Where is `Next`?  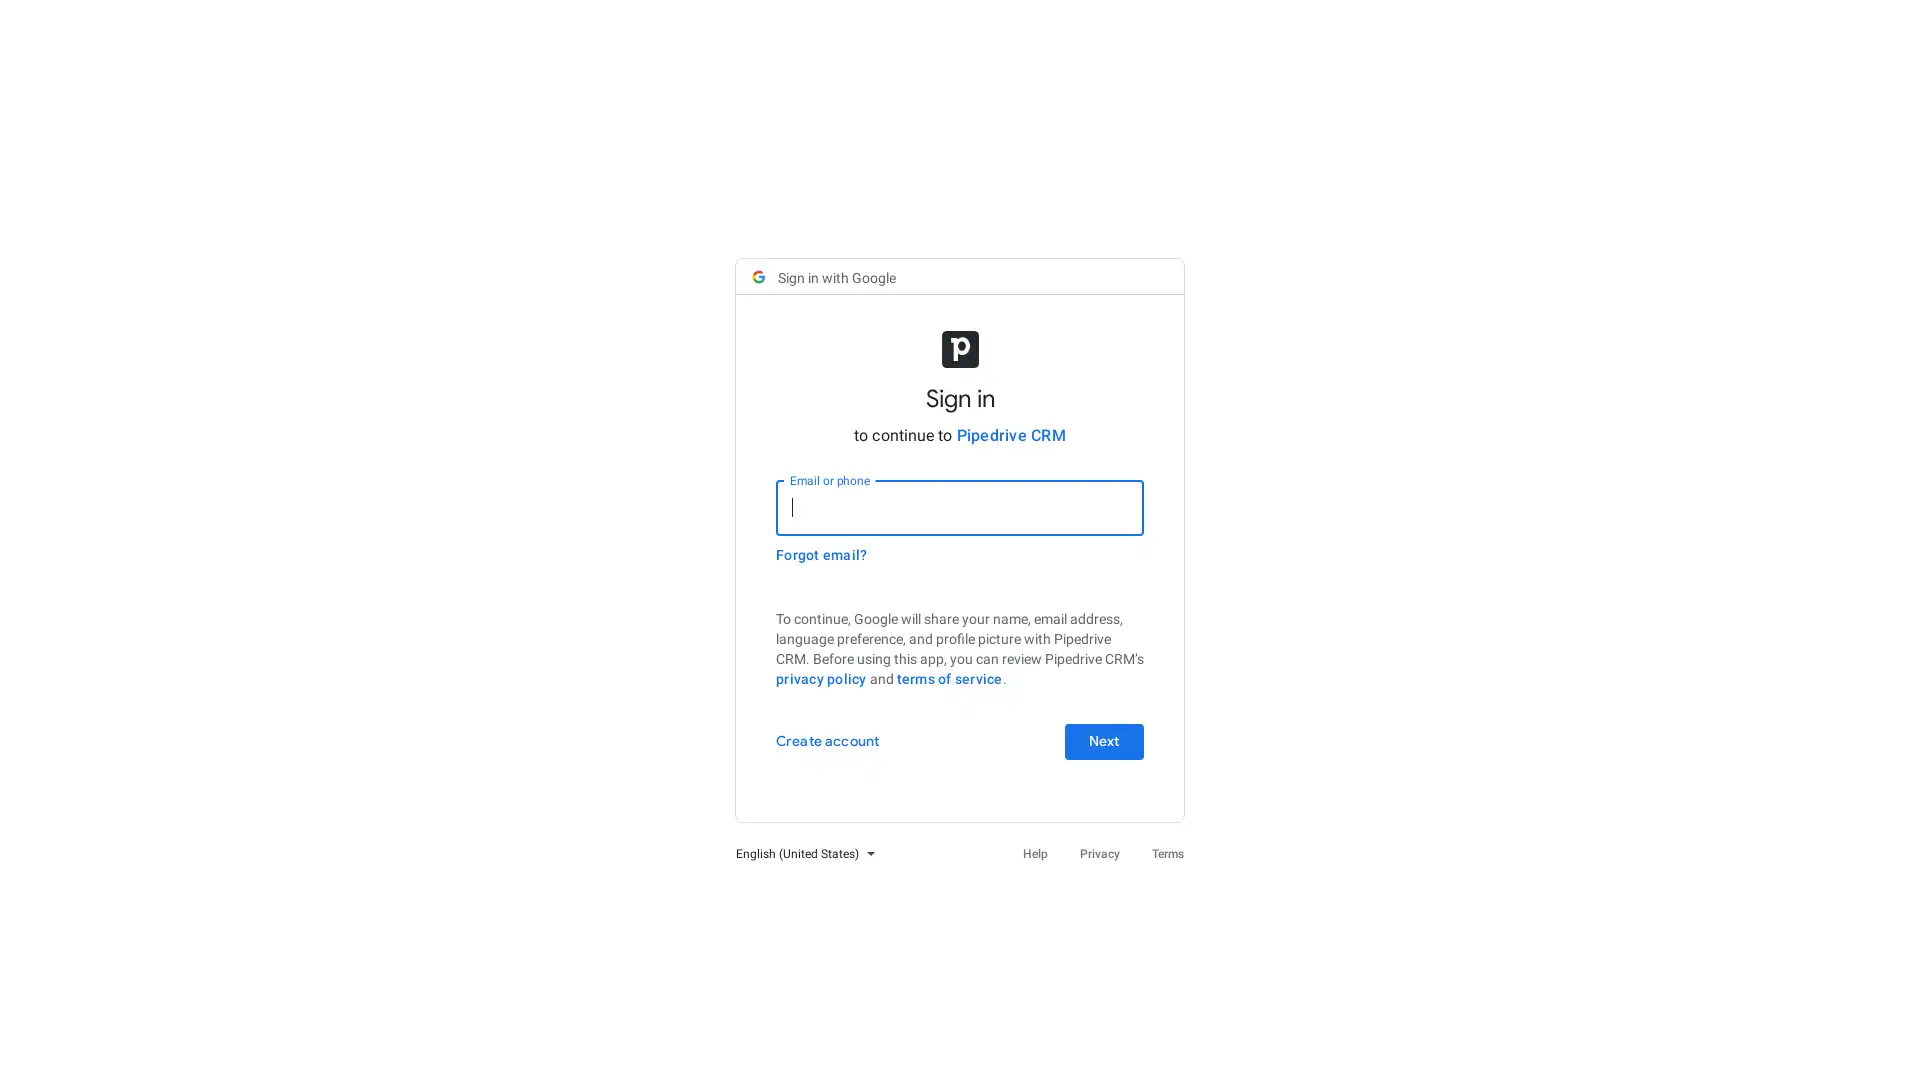
Next is located at coordinates (1103, 740).